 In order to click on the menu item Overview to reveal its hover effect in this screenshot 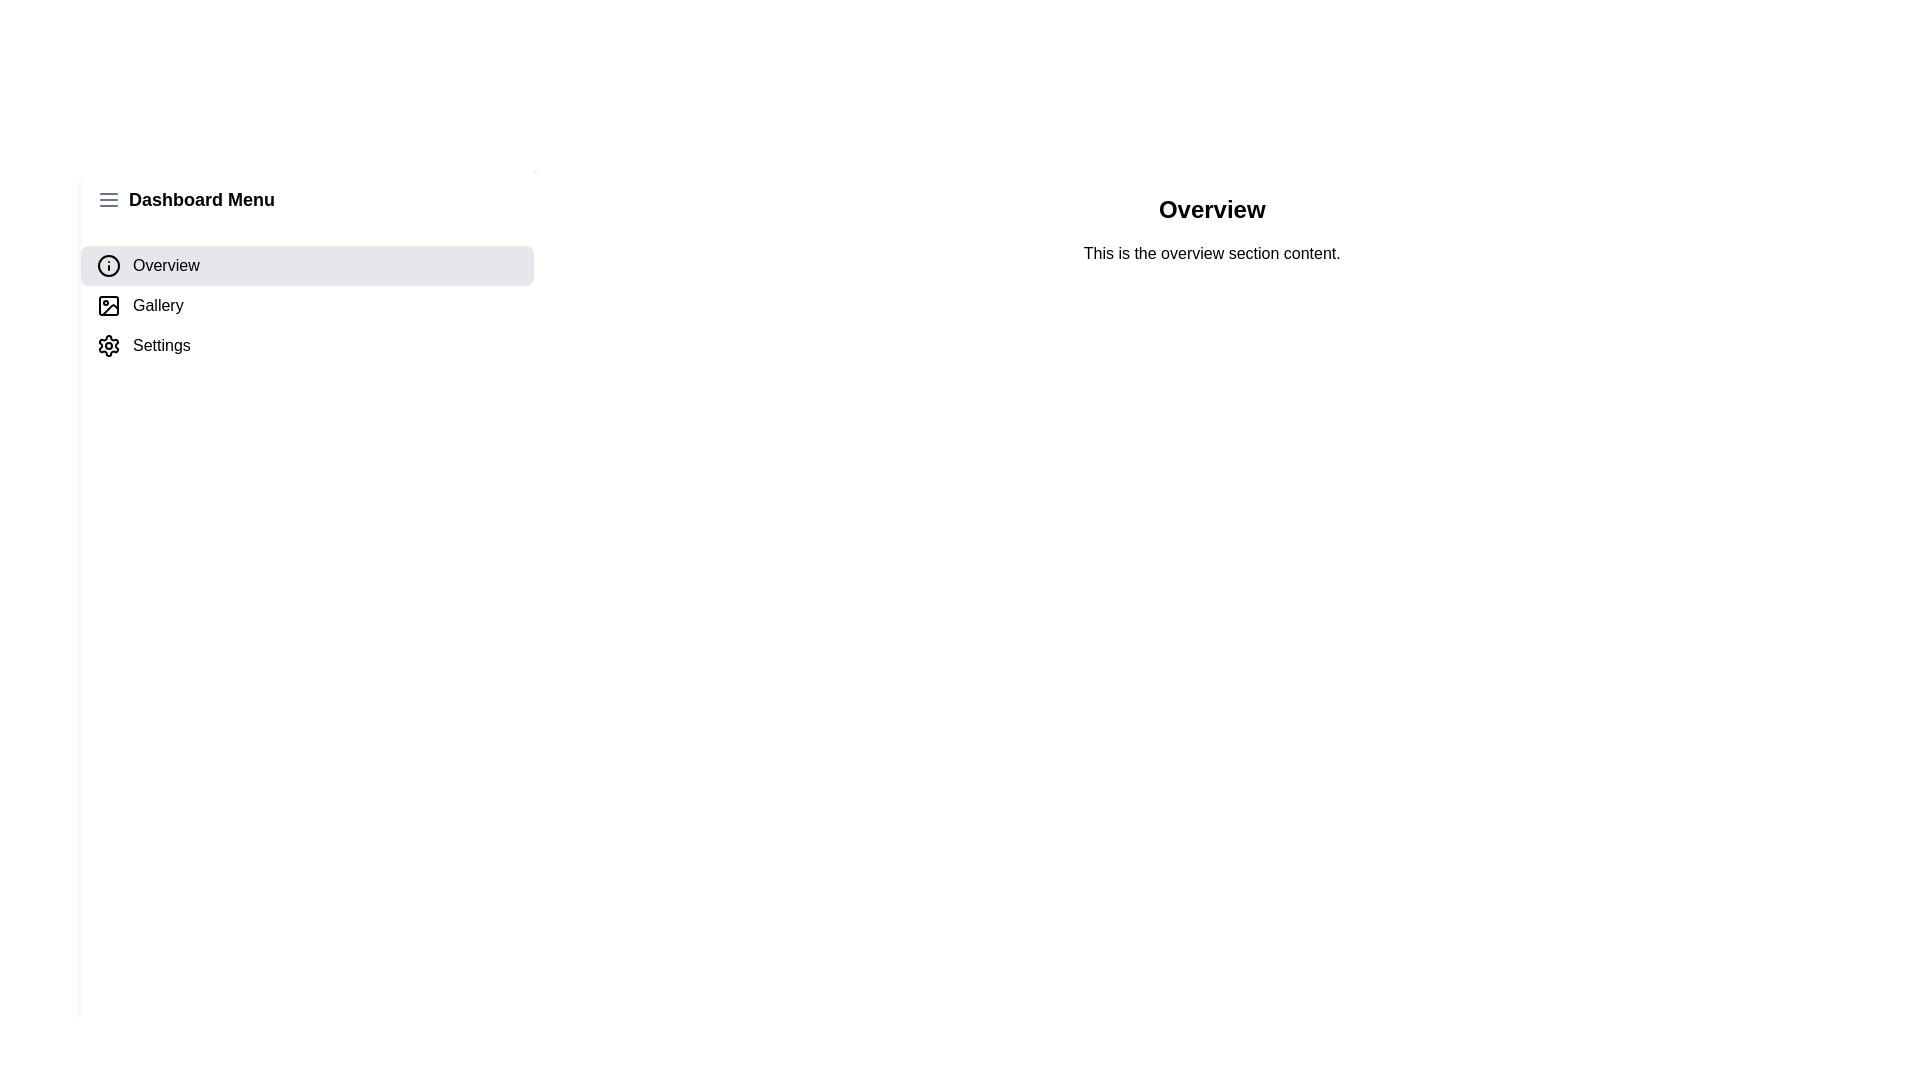, I will do `click(306, 265)`.